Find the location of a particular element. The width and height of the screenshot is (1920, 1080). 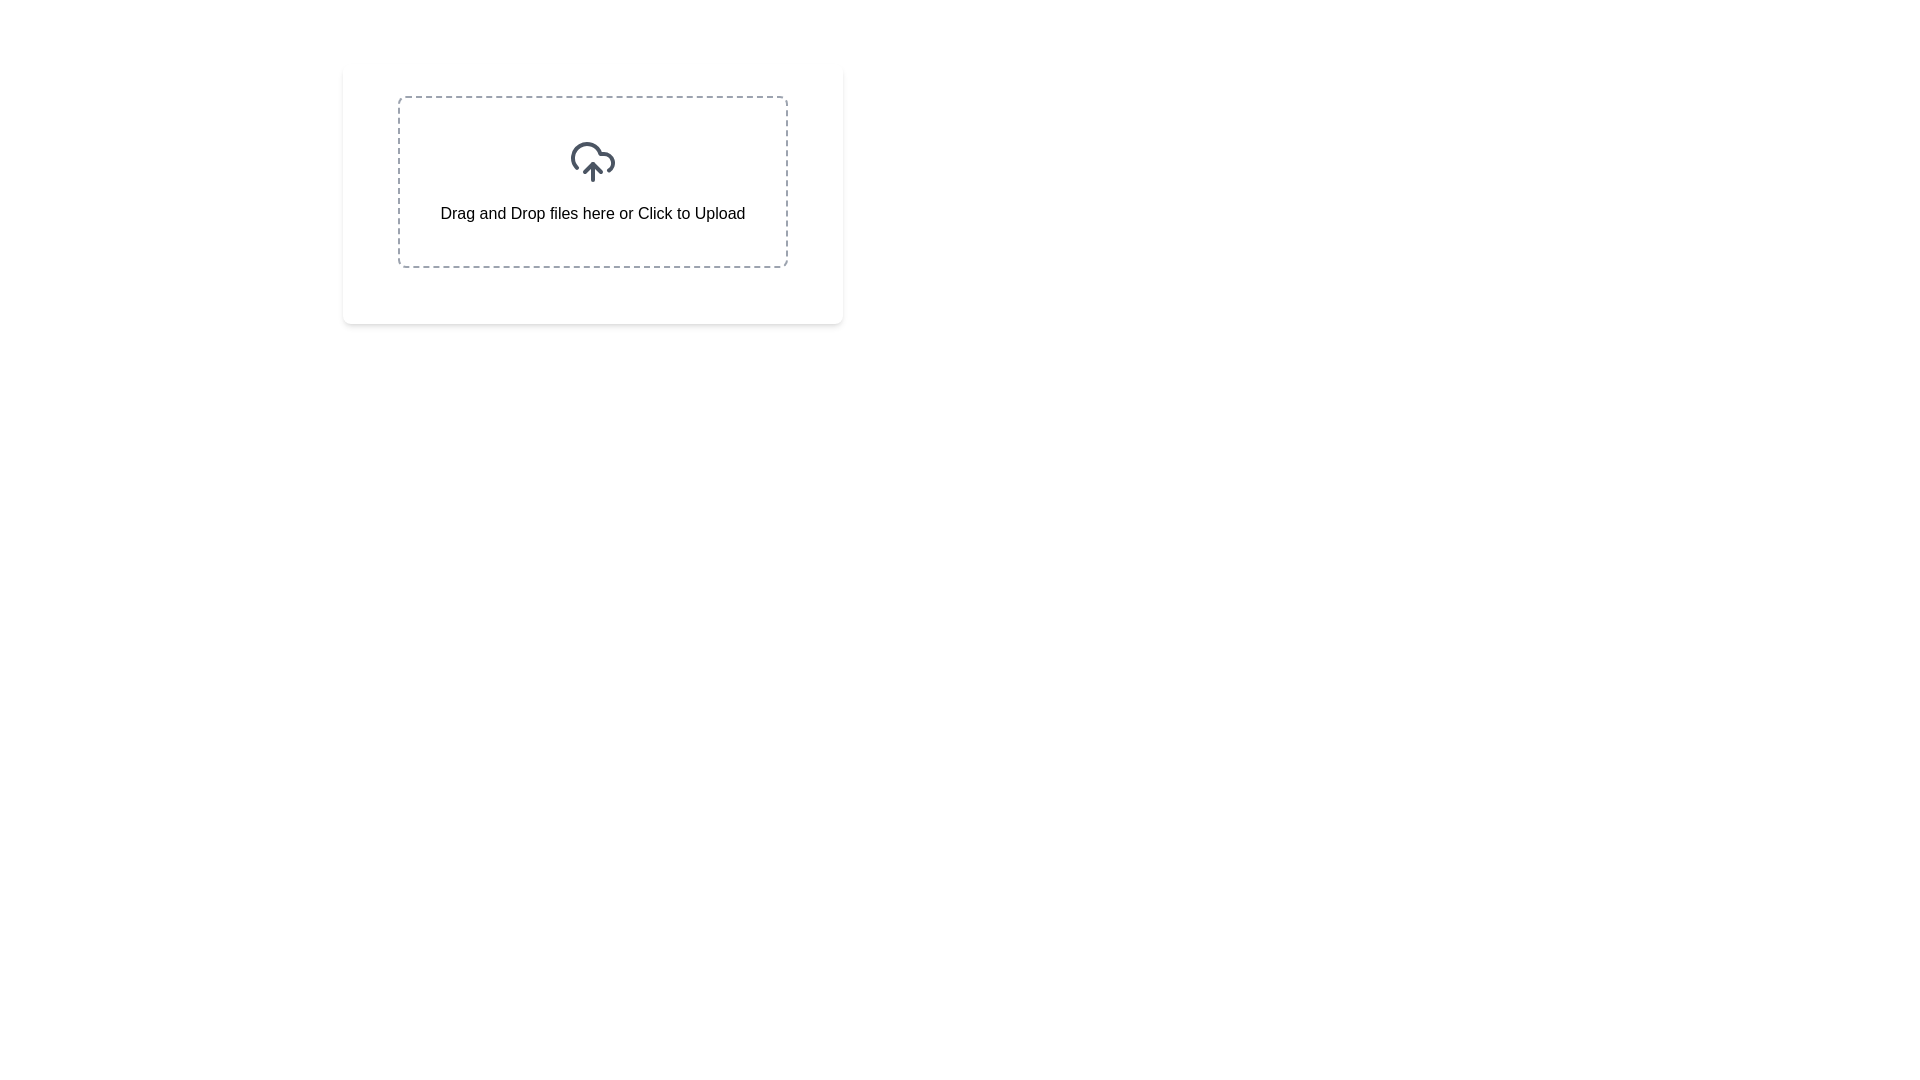

the instructional text that reads 'Drag and Drop files here or Click to Upload.' which is centrally located beneath the upload icon is located at coordinates (592, 213).